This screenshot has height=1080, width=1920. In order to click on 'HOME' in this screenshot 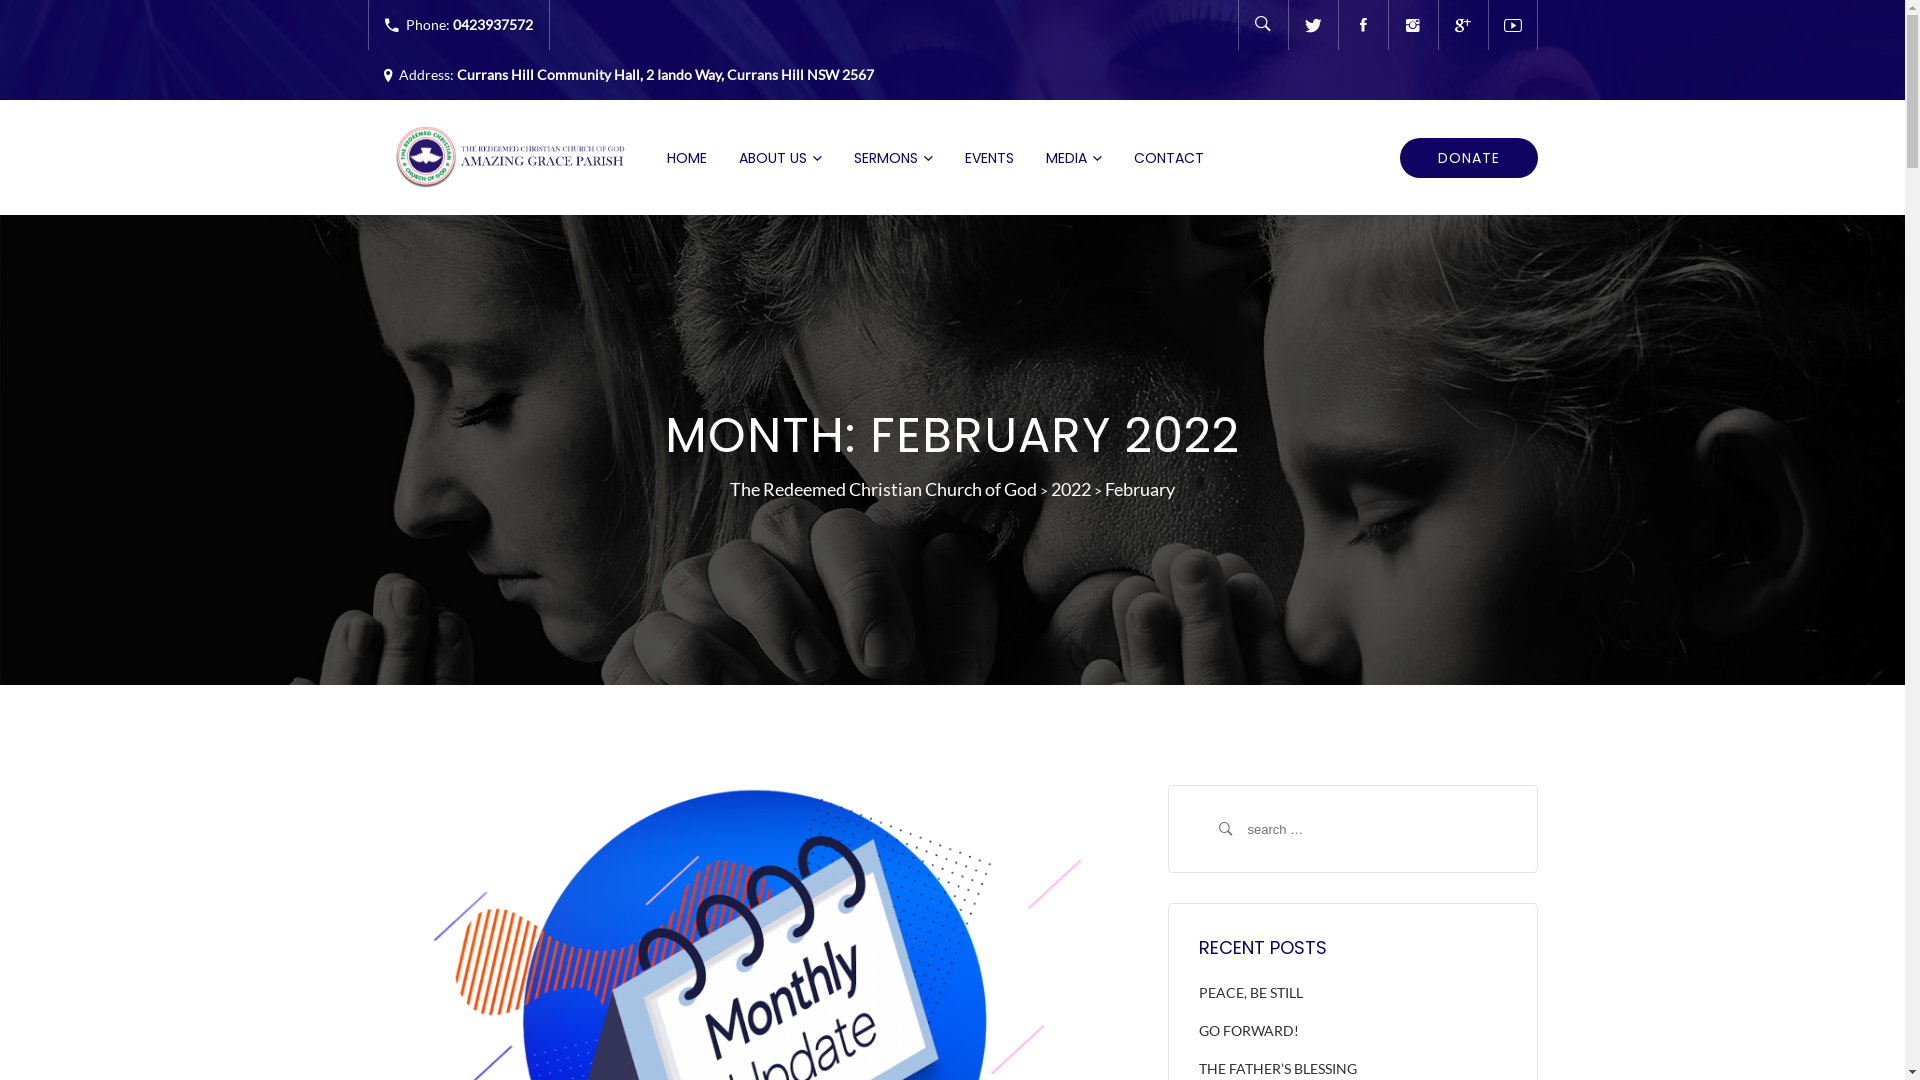, I will do `click(666, 157)`.